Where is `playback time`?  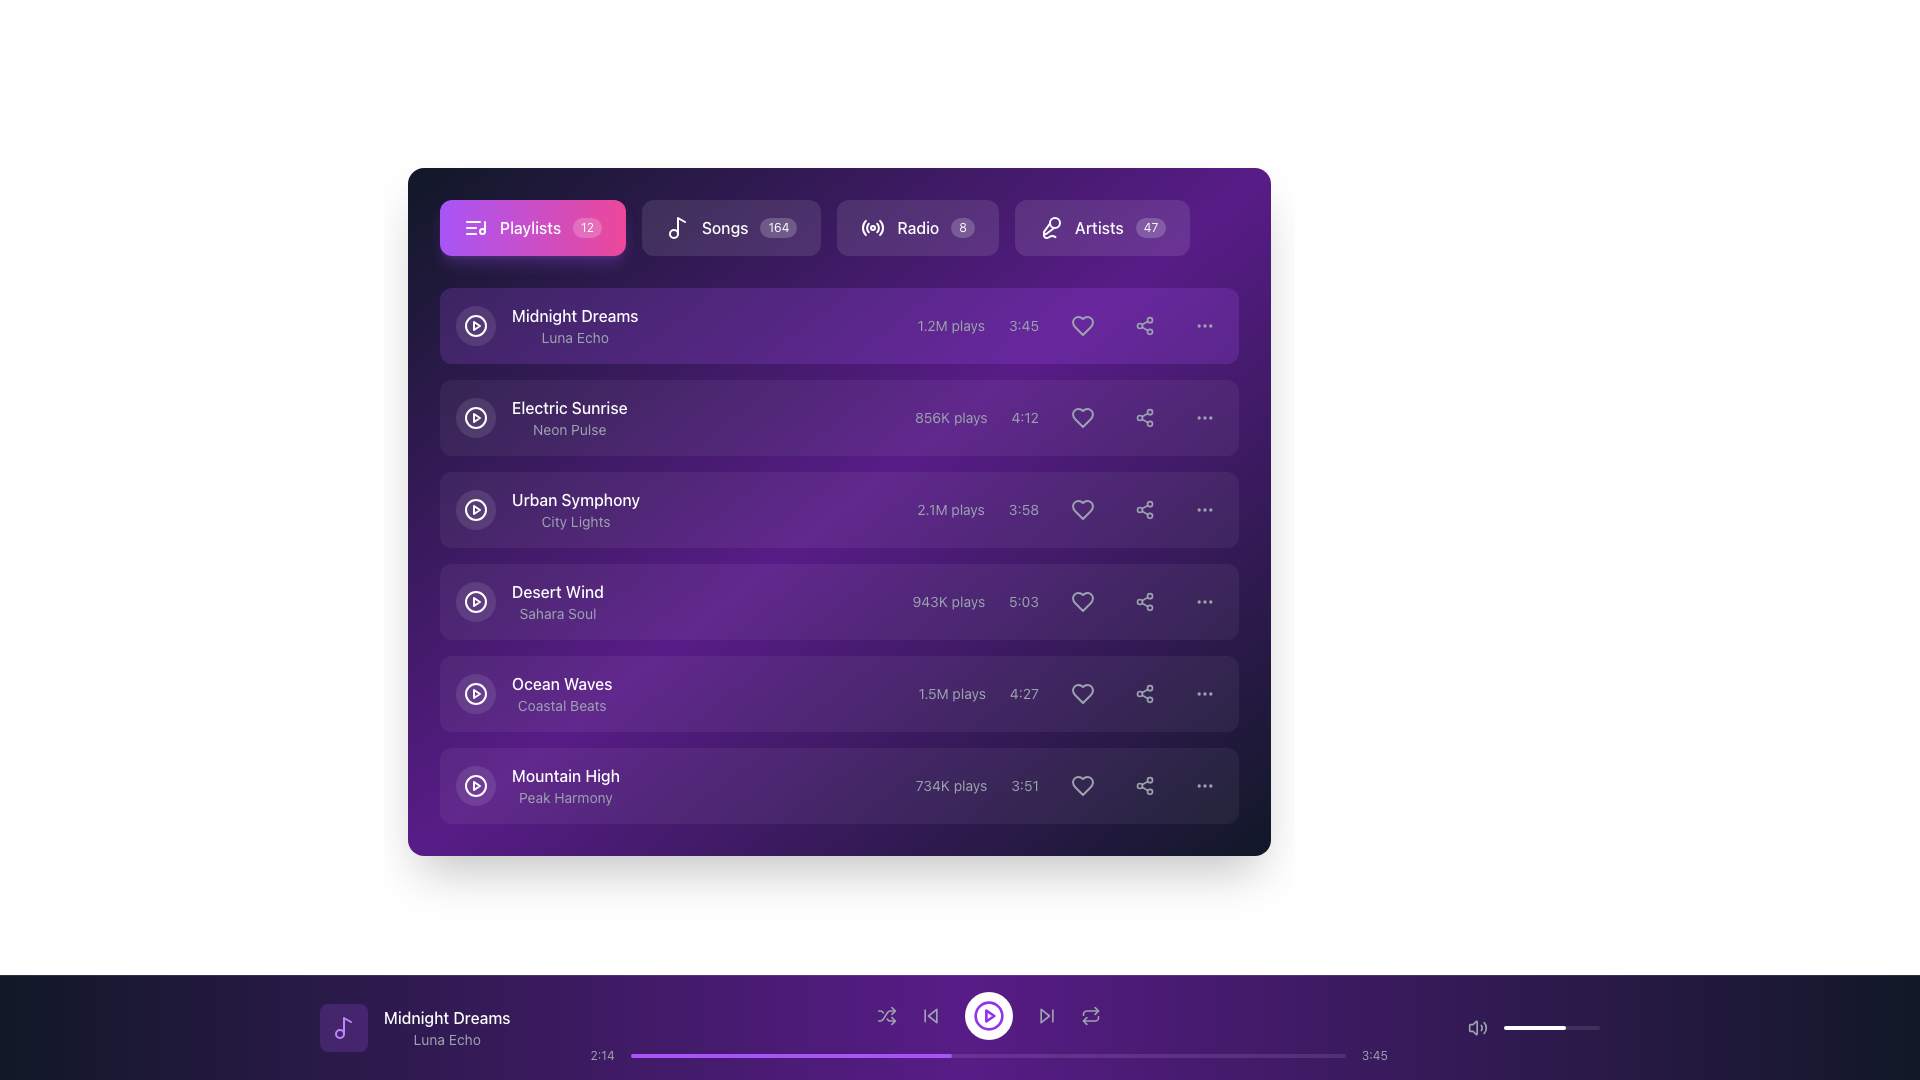 playback time is located at coordinates (1265, 1055).